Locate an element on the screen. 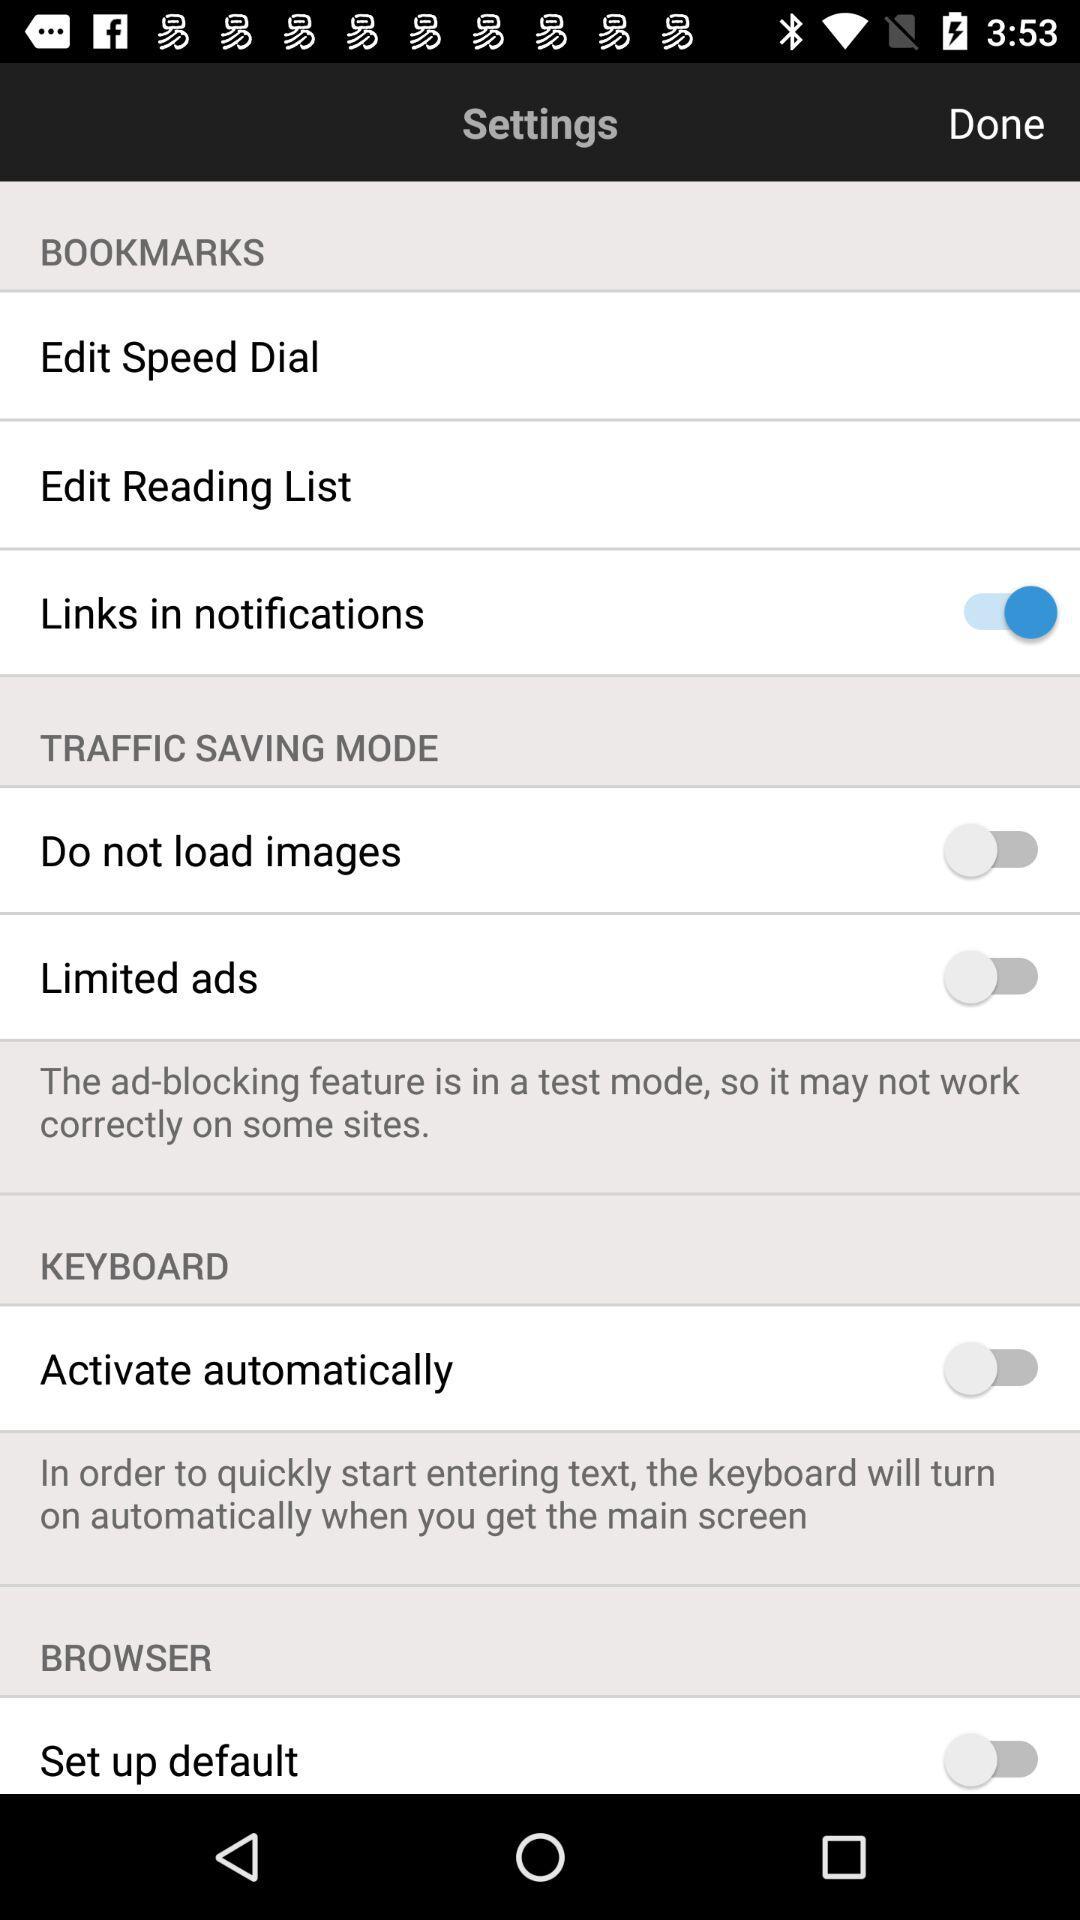 The image size is (1080, 1920). icon above bookmarks icon is located at coordinates (898, 121).